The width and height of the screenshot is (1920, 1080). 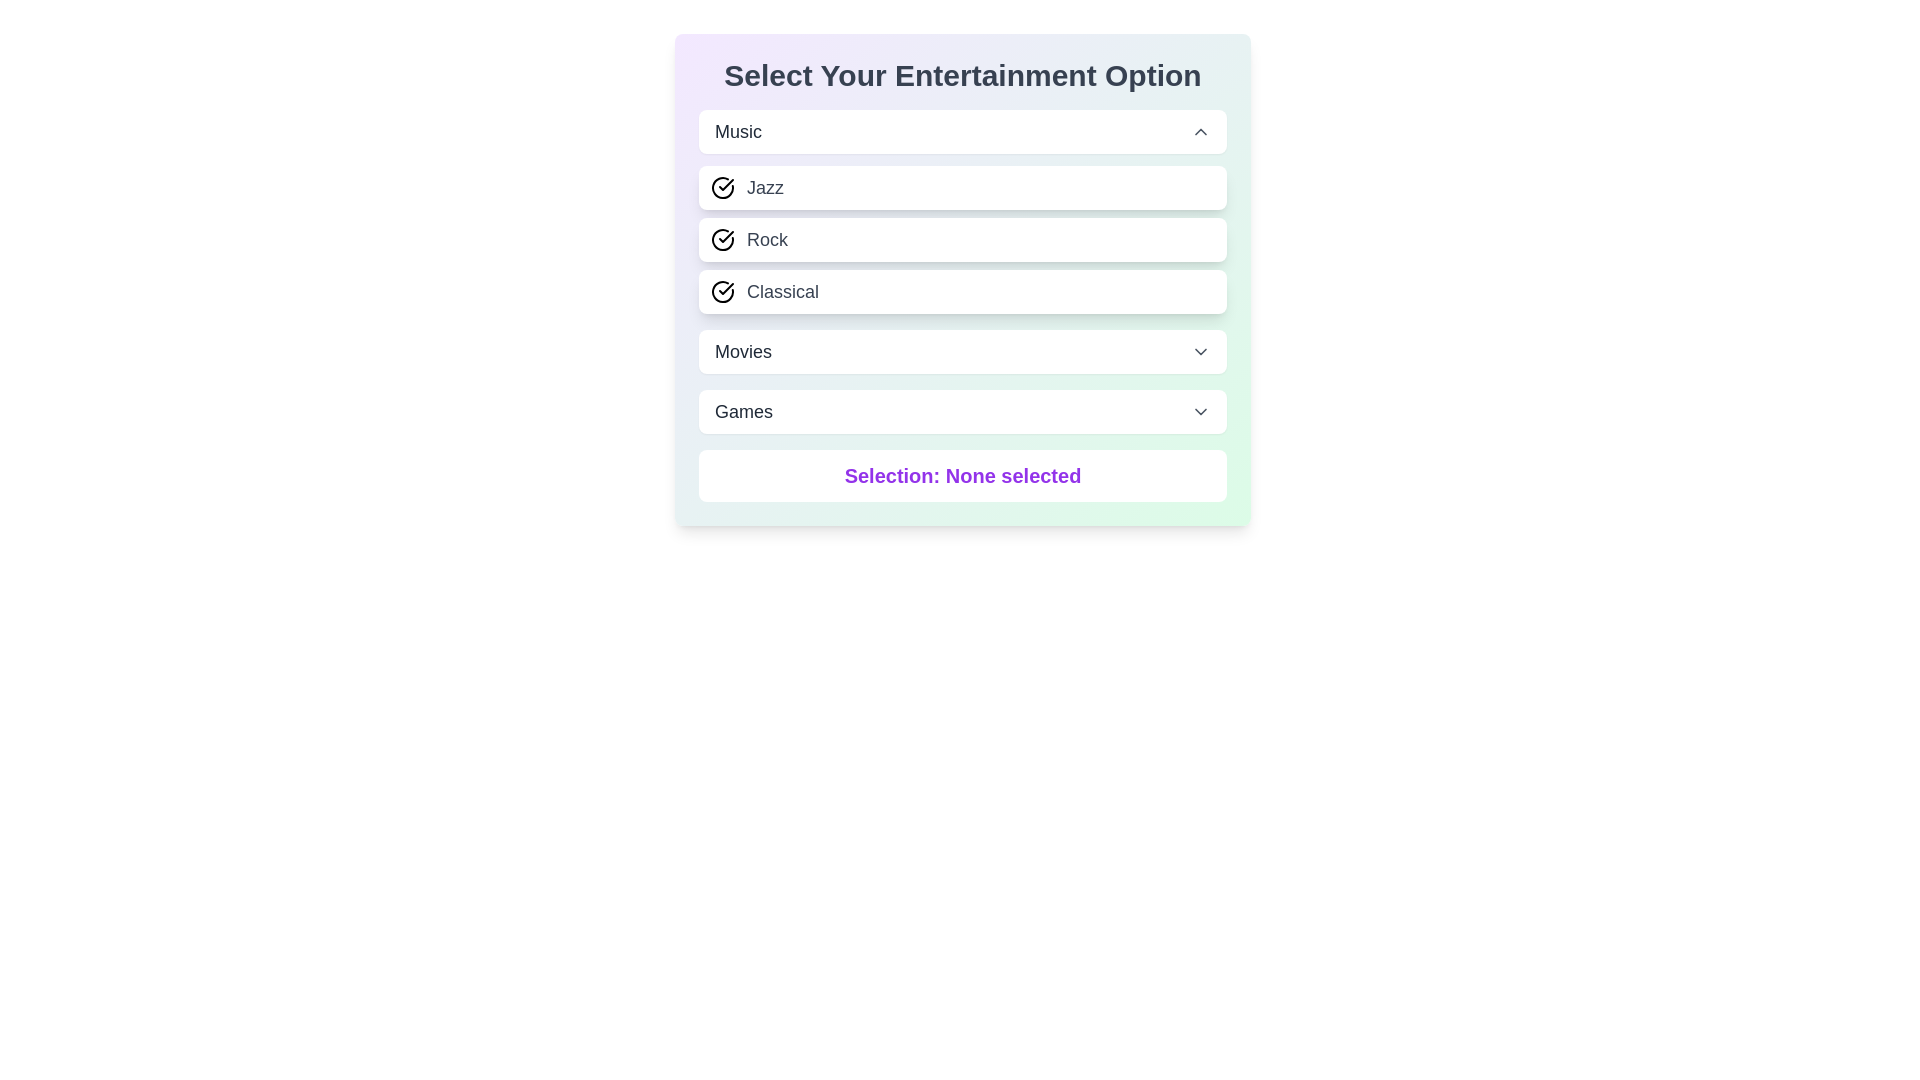 I want to click on the dropdown menu trigger button for the 'Movies' category, so click(x=963, y=350).